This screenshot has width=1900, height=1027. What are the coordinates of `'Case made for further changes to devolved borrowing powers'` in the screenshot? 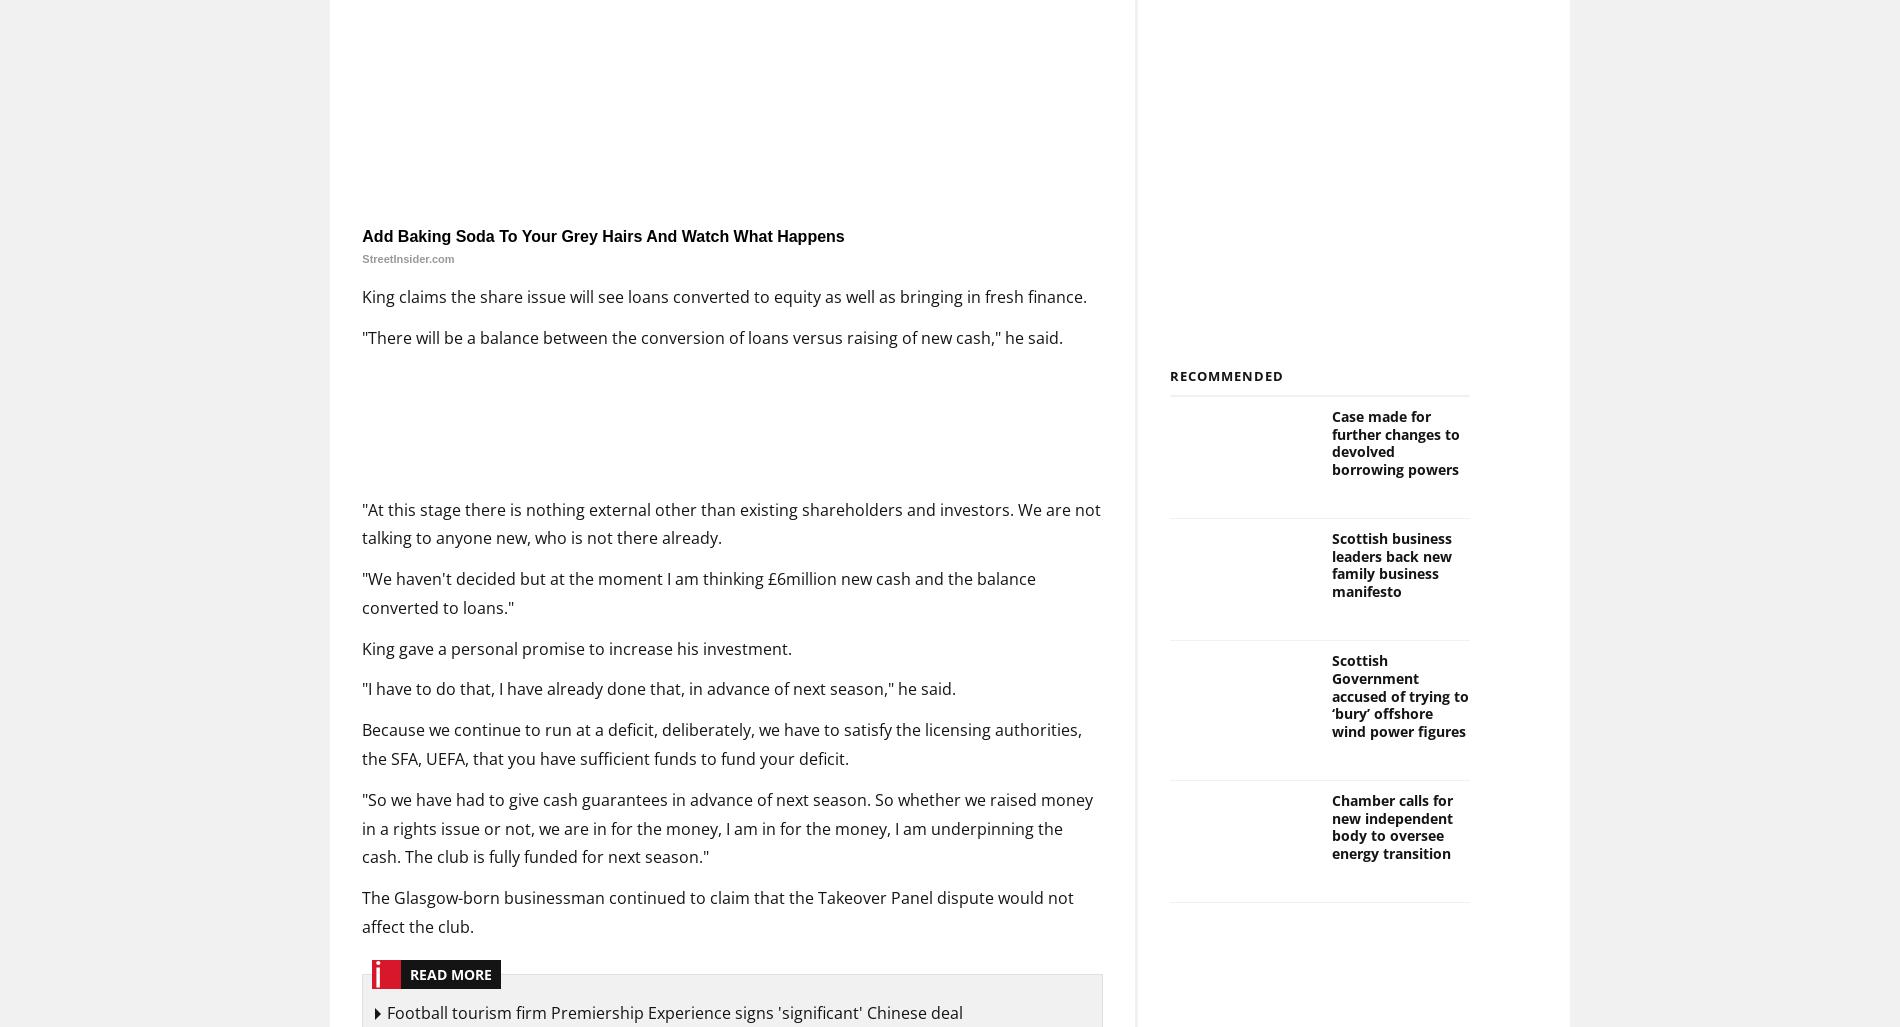 It's located at (1393, 442).